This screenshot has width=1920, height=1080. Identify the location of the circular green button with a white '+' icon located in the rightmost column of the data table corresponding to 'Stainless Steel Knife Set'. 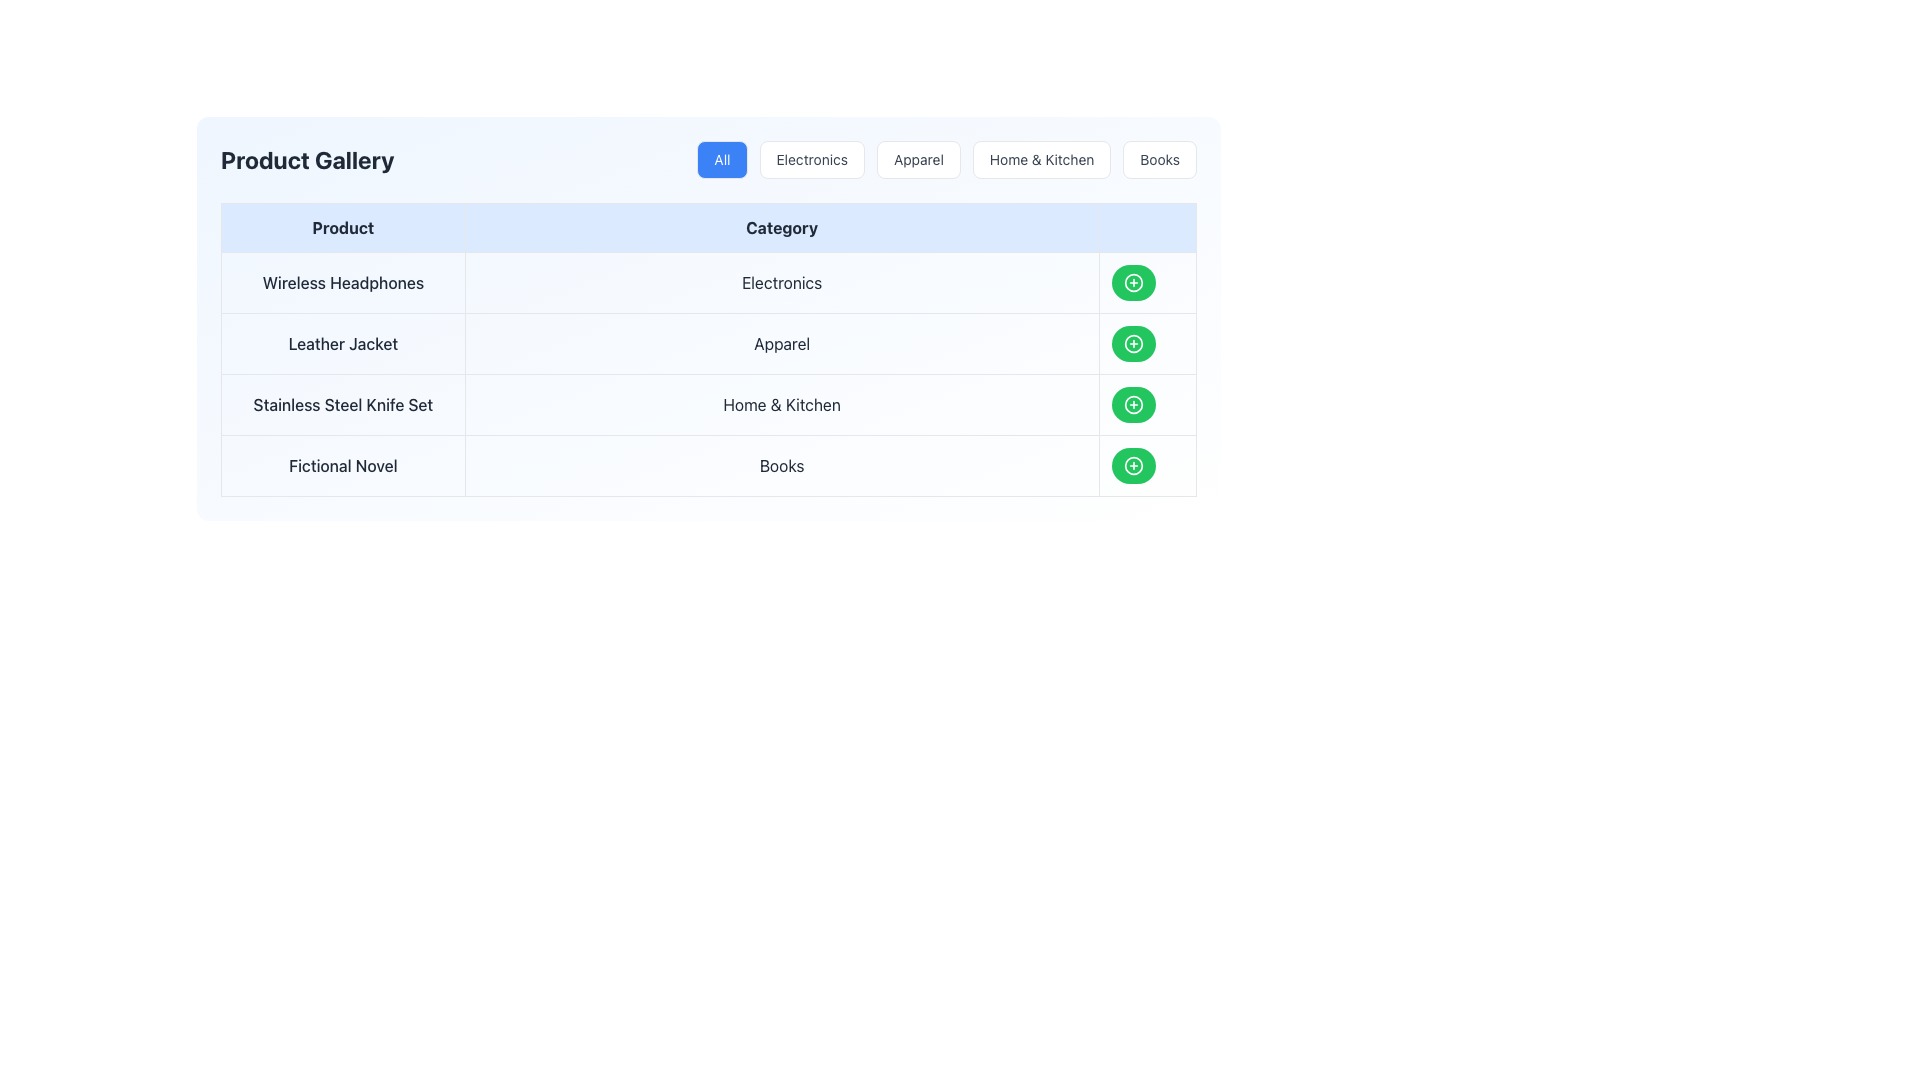
(1133, 405).